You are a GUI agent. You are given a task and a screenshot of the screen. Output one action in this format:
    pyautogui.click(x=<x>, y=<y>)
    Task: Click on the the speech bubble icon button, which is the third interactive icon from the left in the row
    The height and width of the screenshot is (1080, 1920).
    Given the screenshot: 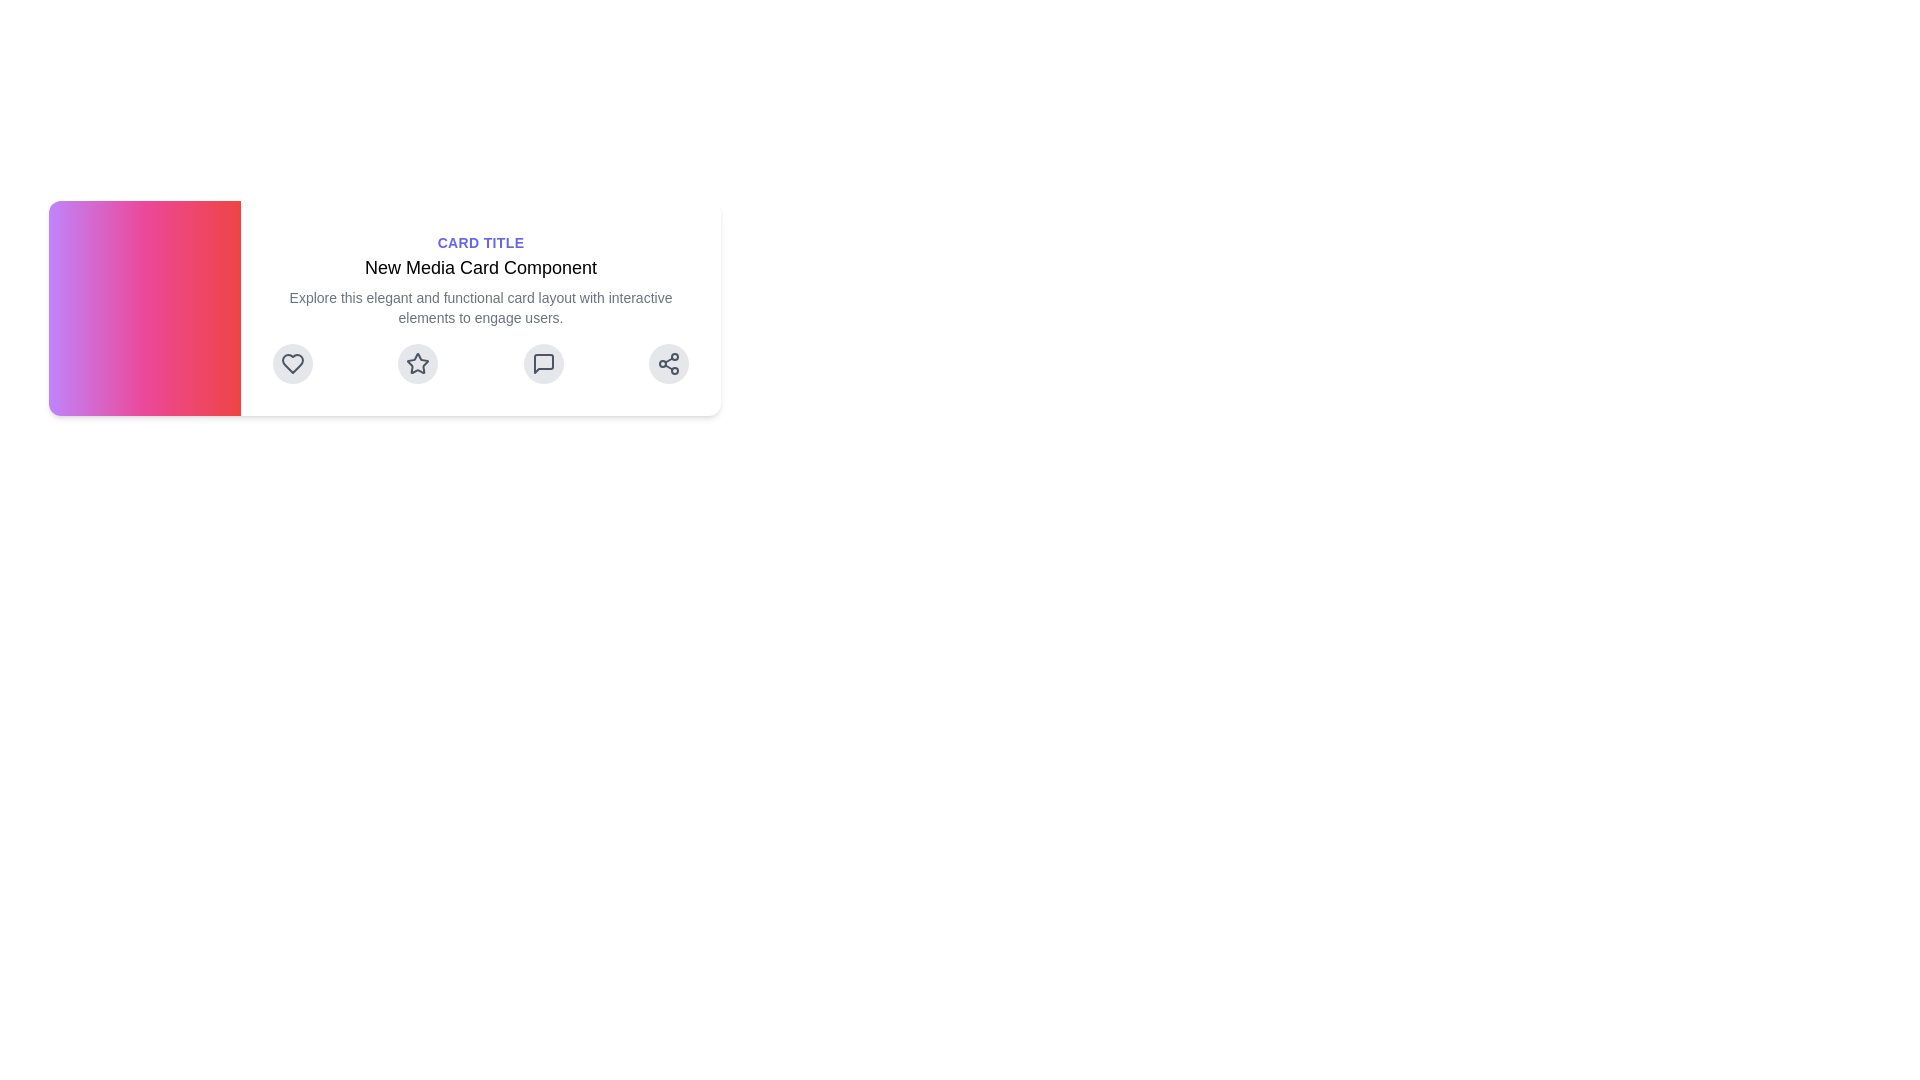 What is the action you would take?
    pyautogui.click(x=543, y=363)
    